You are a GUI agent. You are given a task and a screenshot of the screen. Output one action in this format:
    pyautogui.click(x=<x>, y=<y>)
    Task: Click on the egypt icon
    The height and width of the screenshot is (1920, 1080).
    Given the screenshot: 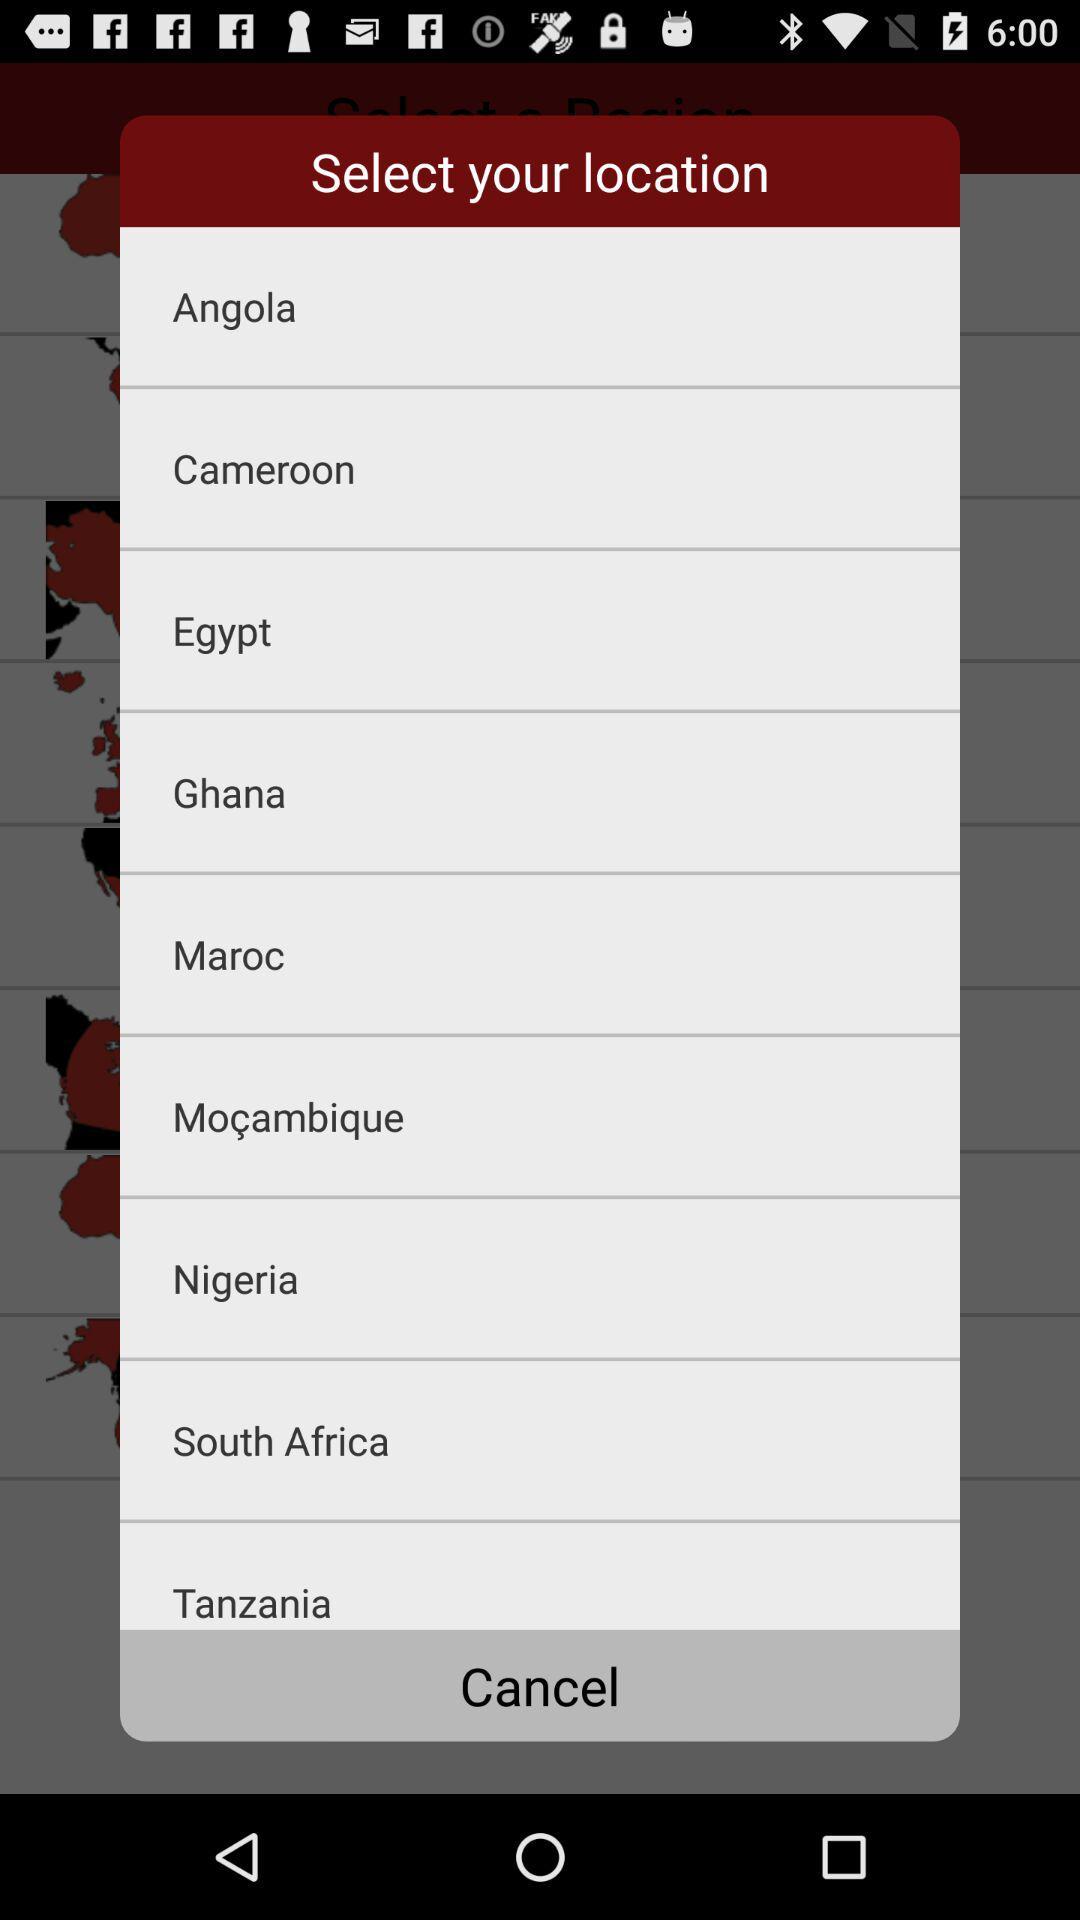 What is the action you would take?
    pyautogui.click(x=566, y=629)
    